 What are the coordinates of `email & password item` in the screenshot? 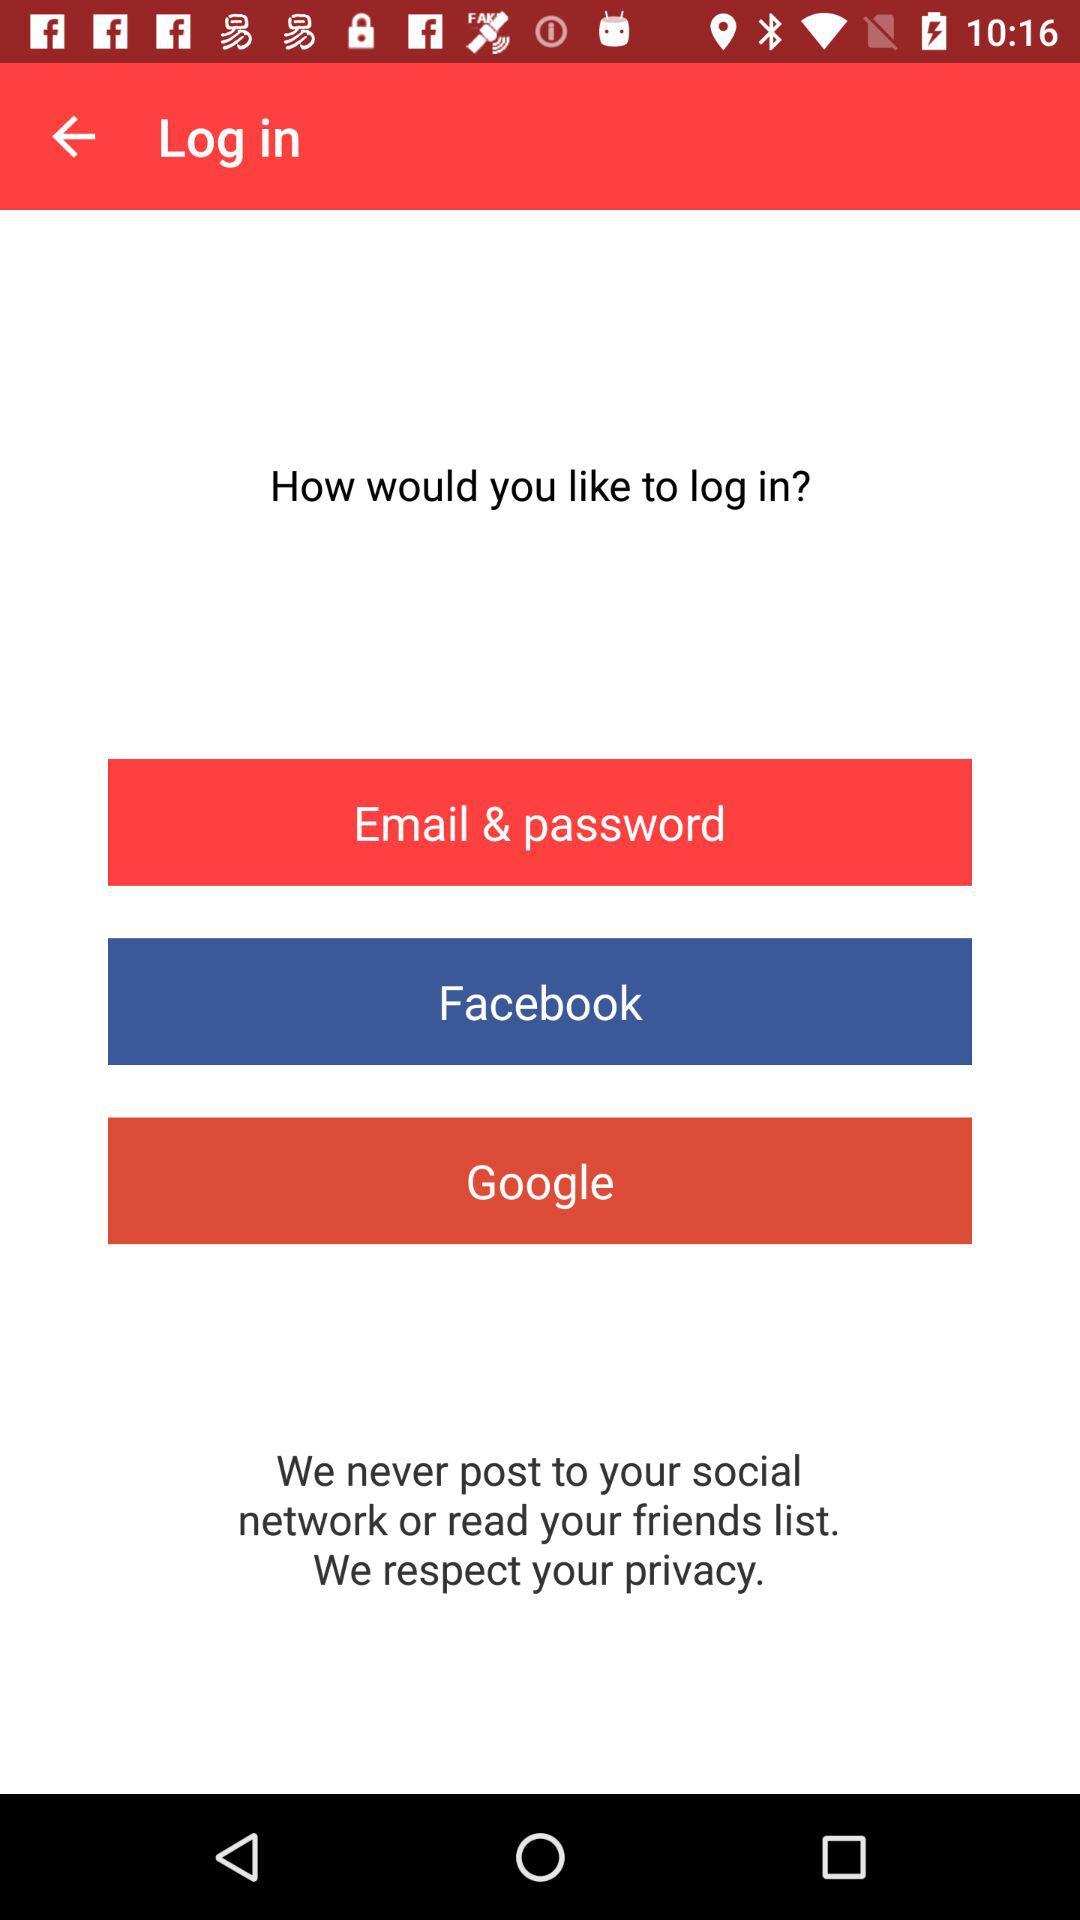 It's located at (540, 822).